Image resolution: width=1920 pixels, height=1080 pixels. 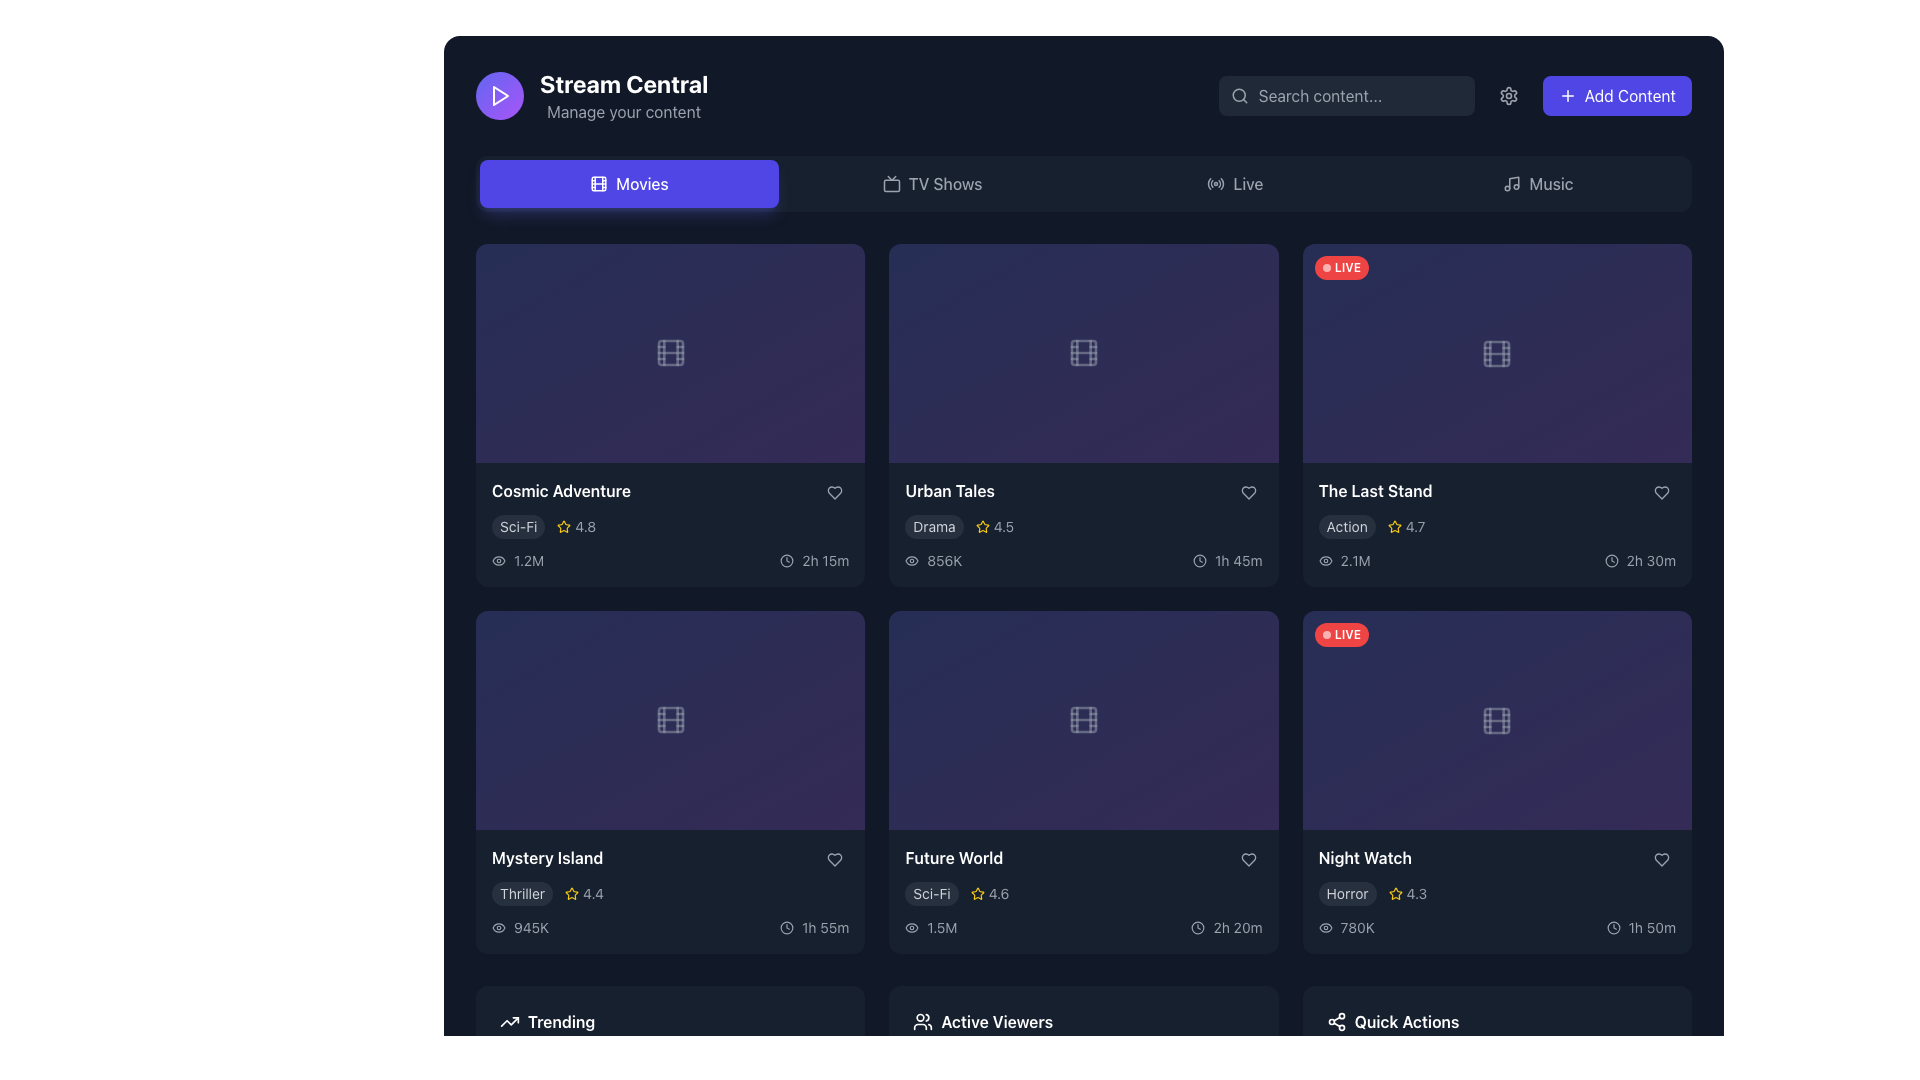 I want to click on the numeric text '945K' displayed in gray, which is styled with a sans-serif typeface and located in the lower-left section of the 'Mystery Island' movie card, to the right of the eye icon, so click(x=531, y=927).